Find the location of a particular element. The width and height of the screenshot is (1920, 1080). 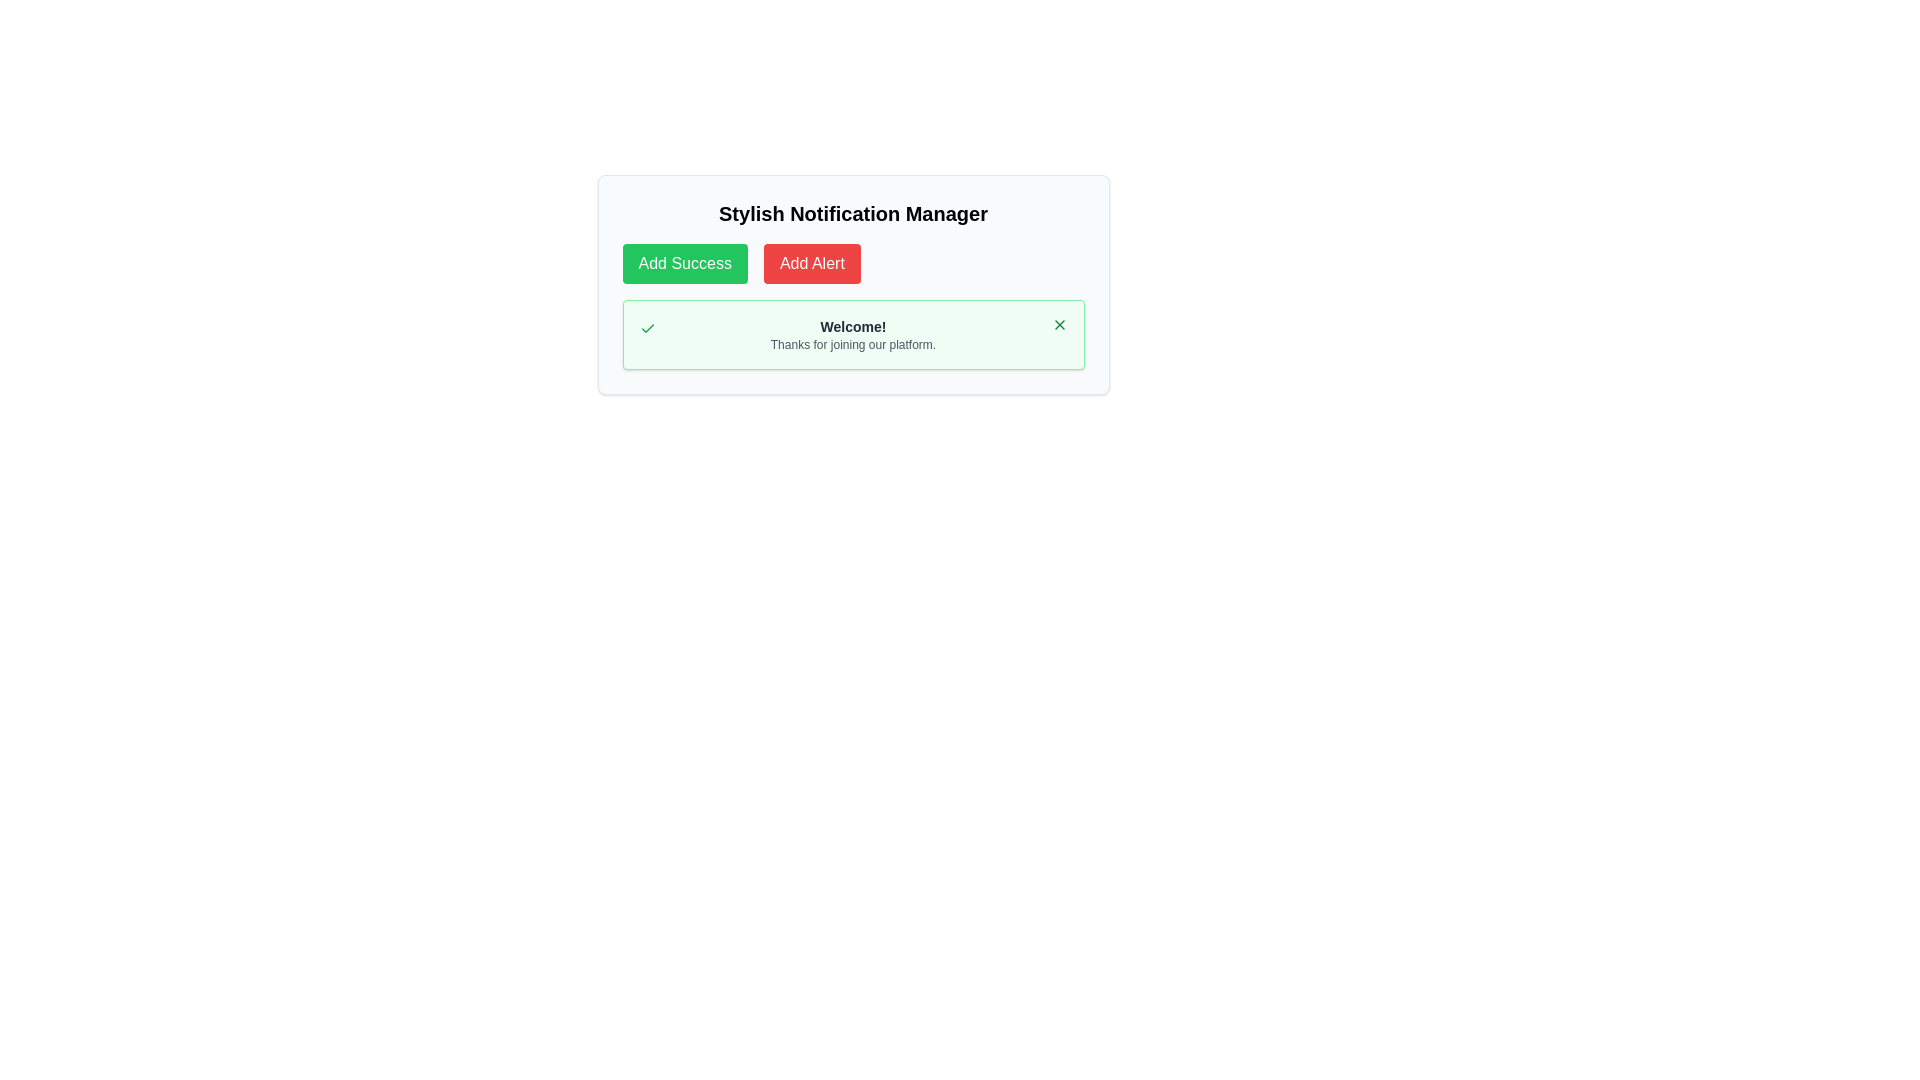

the 'X' button located at the far right corner of the green-bordered notification box is located at coordinates (1058, 323).